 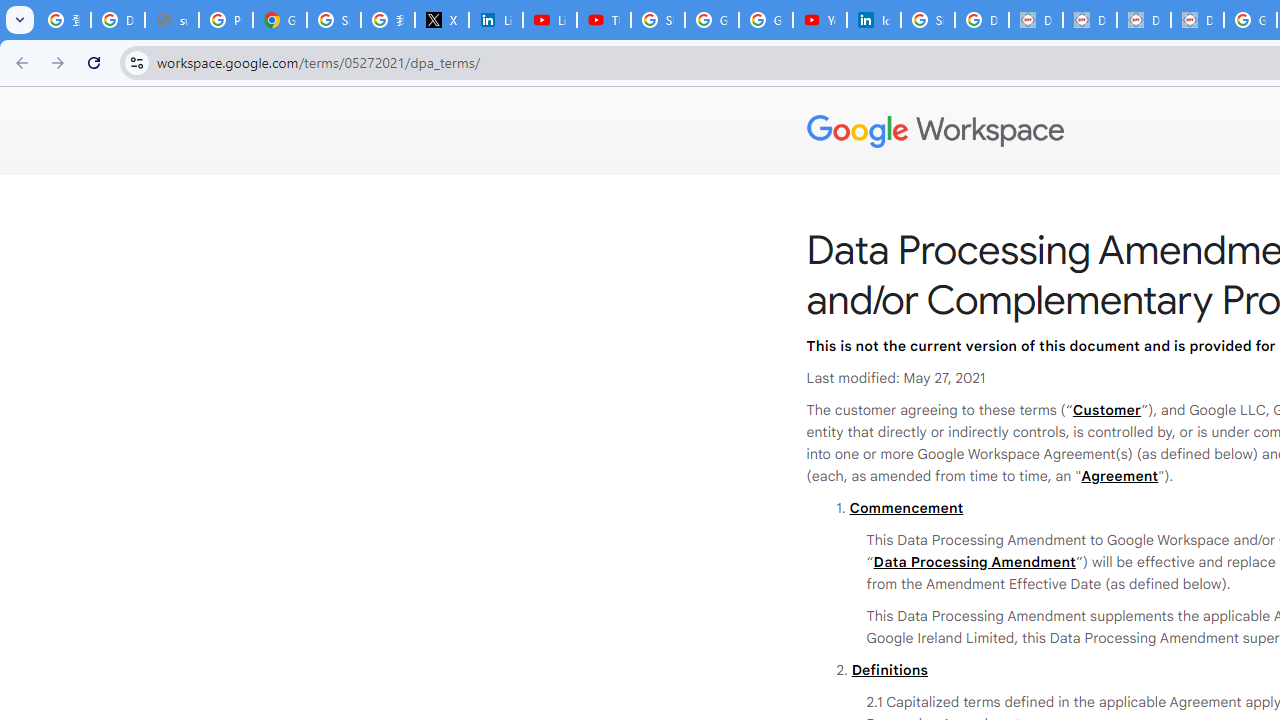 What do you see at coordinates (440, 20) in the screenshot?
I see `'X'` at bounding box center [440, 20].